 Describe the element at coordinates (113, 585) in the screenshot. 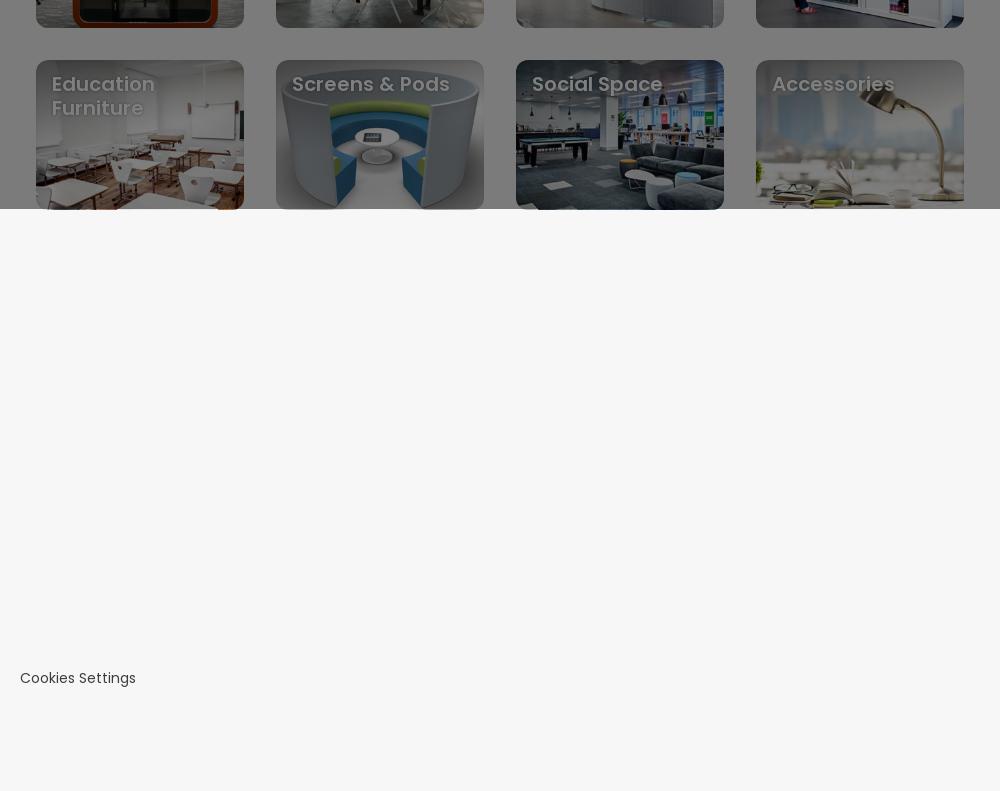

I see `'Privacy Policy'` at that location.